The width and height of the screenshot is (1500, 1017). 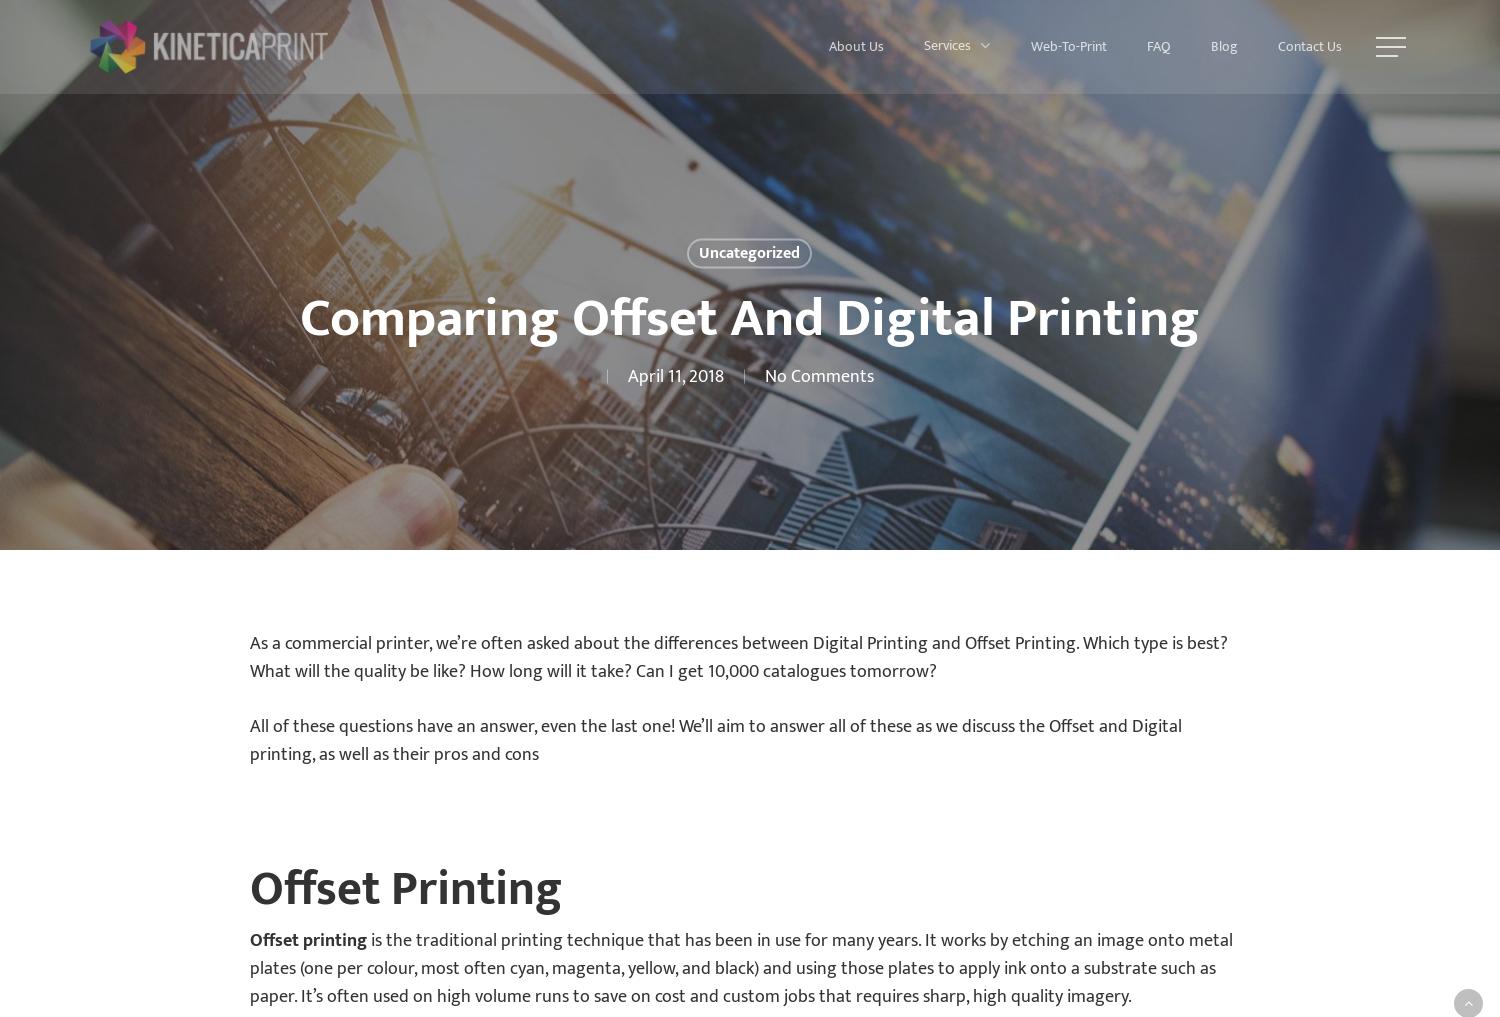 What do you see at coordinates (740, 968) in the screenshot?
I see `'is the traditional printing technique that has been in use for many years. It works by etching an image onto metal plates (one per colour, most often cyan, magenta, yellow, and black) and using those plates to apply ink onto a substrate such as paper. It’s often used on high volume runs to save on cost and custom jobs that requires sharp, high quality imagery.'` at bounding box center [740, 968].